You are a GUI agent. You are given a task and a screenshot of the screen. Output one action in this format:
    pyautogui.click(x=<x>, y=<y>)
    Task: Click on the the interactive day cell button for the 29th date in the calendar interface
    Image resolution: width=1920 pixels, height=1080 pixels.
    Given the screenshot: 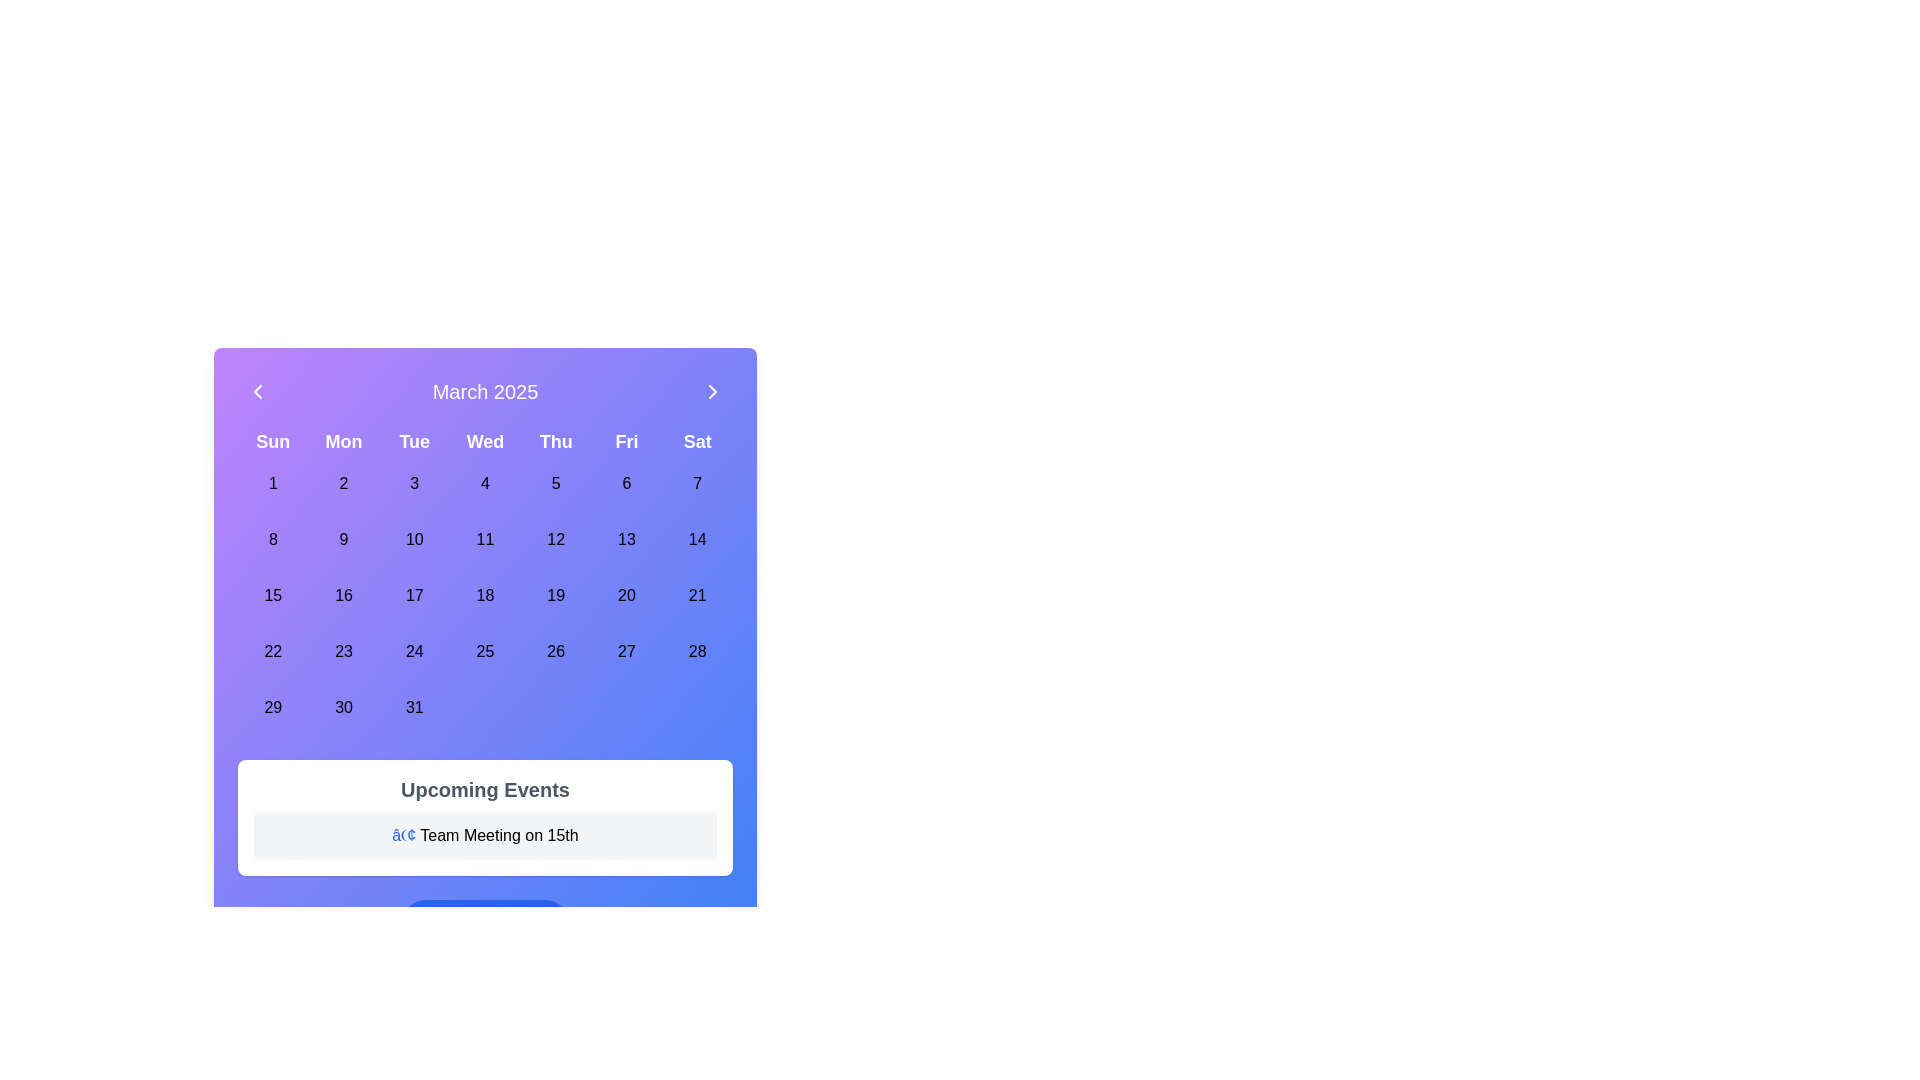 What is the action you would take?
    pyautogui.click(x=272, y=707)
    